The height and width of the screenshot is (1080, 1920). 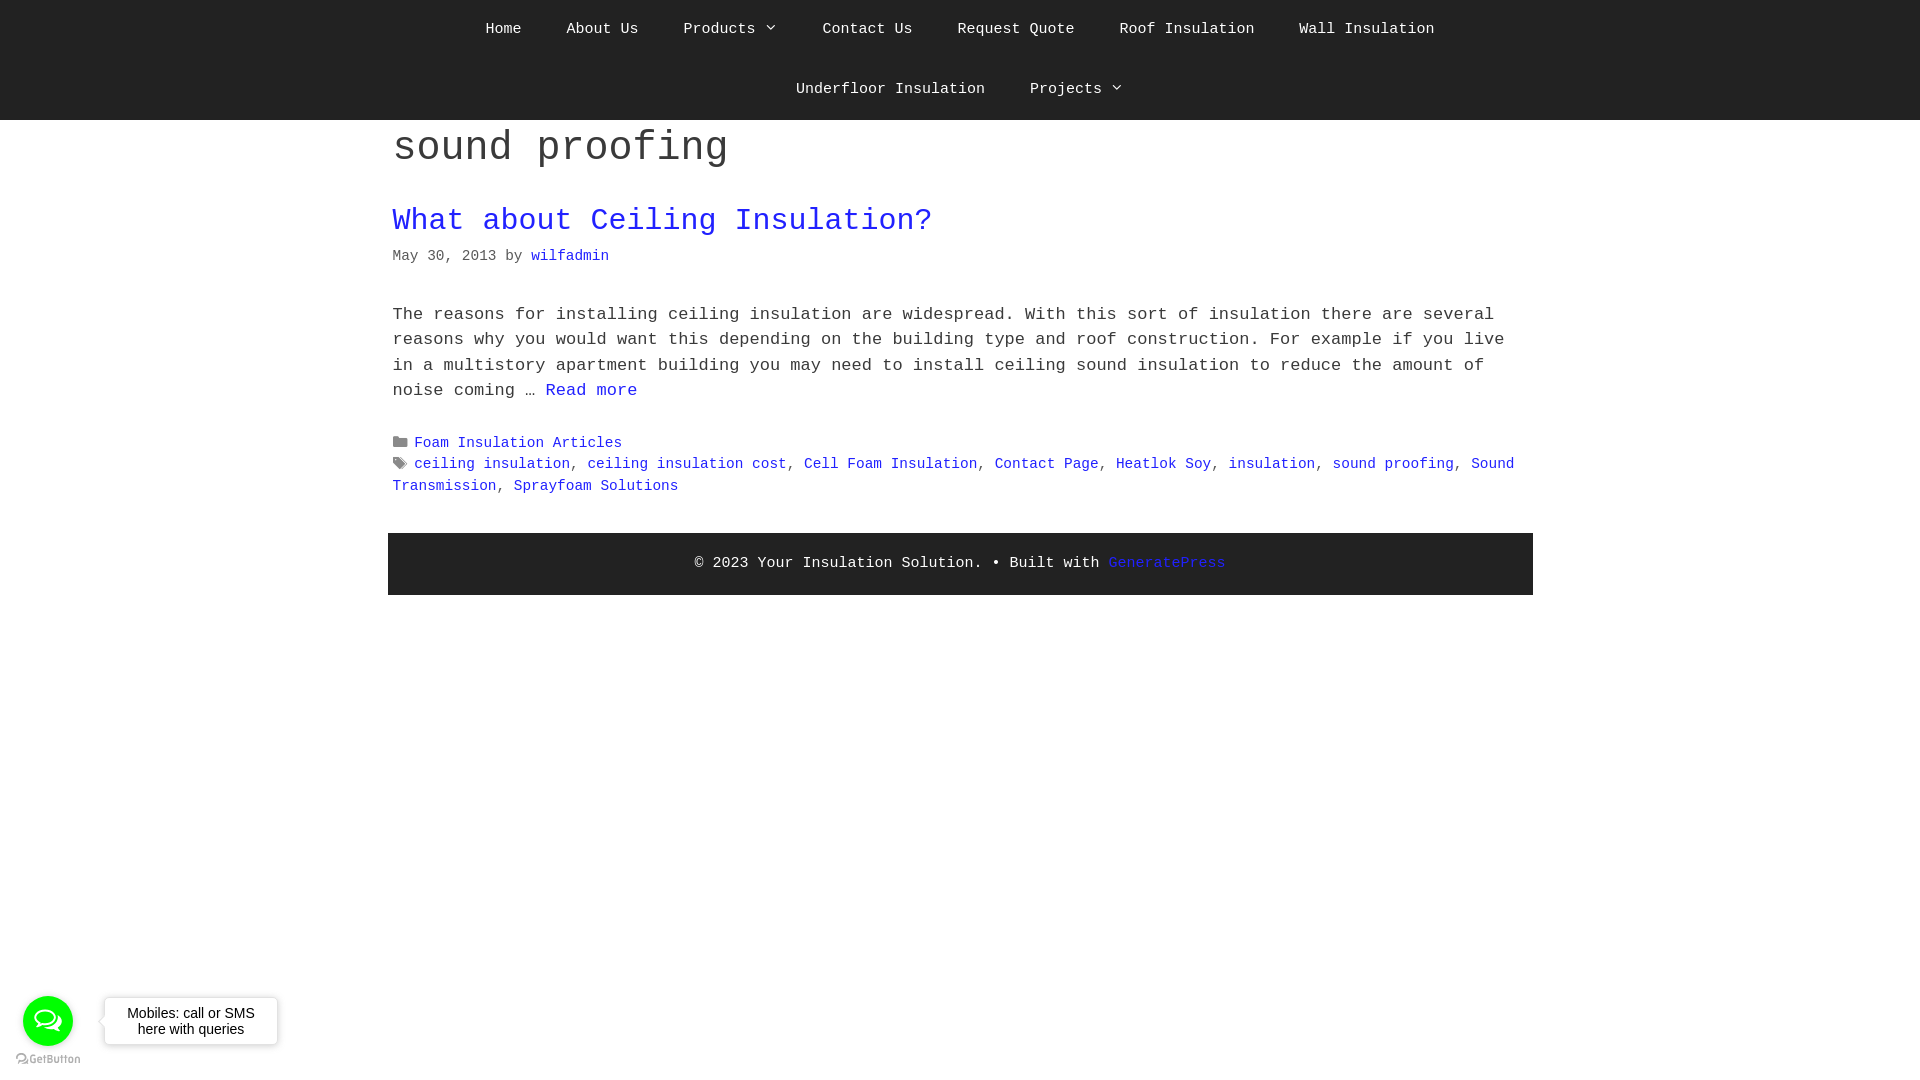 I want to click on 'Wall Insulation', so click(x=1365, y=30).